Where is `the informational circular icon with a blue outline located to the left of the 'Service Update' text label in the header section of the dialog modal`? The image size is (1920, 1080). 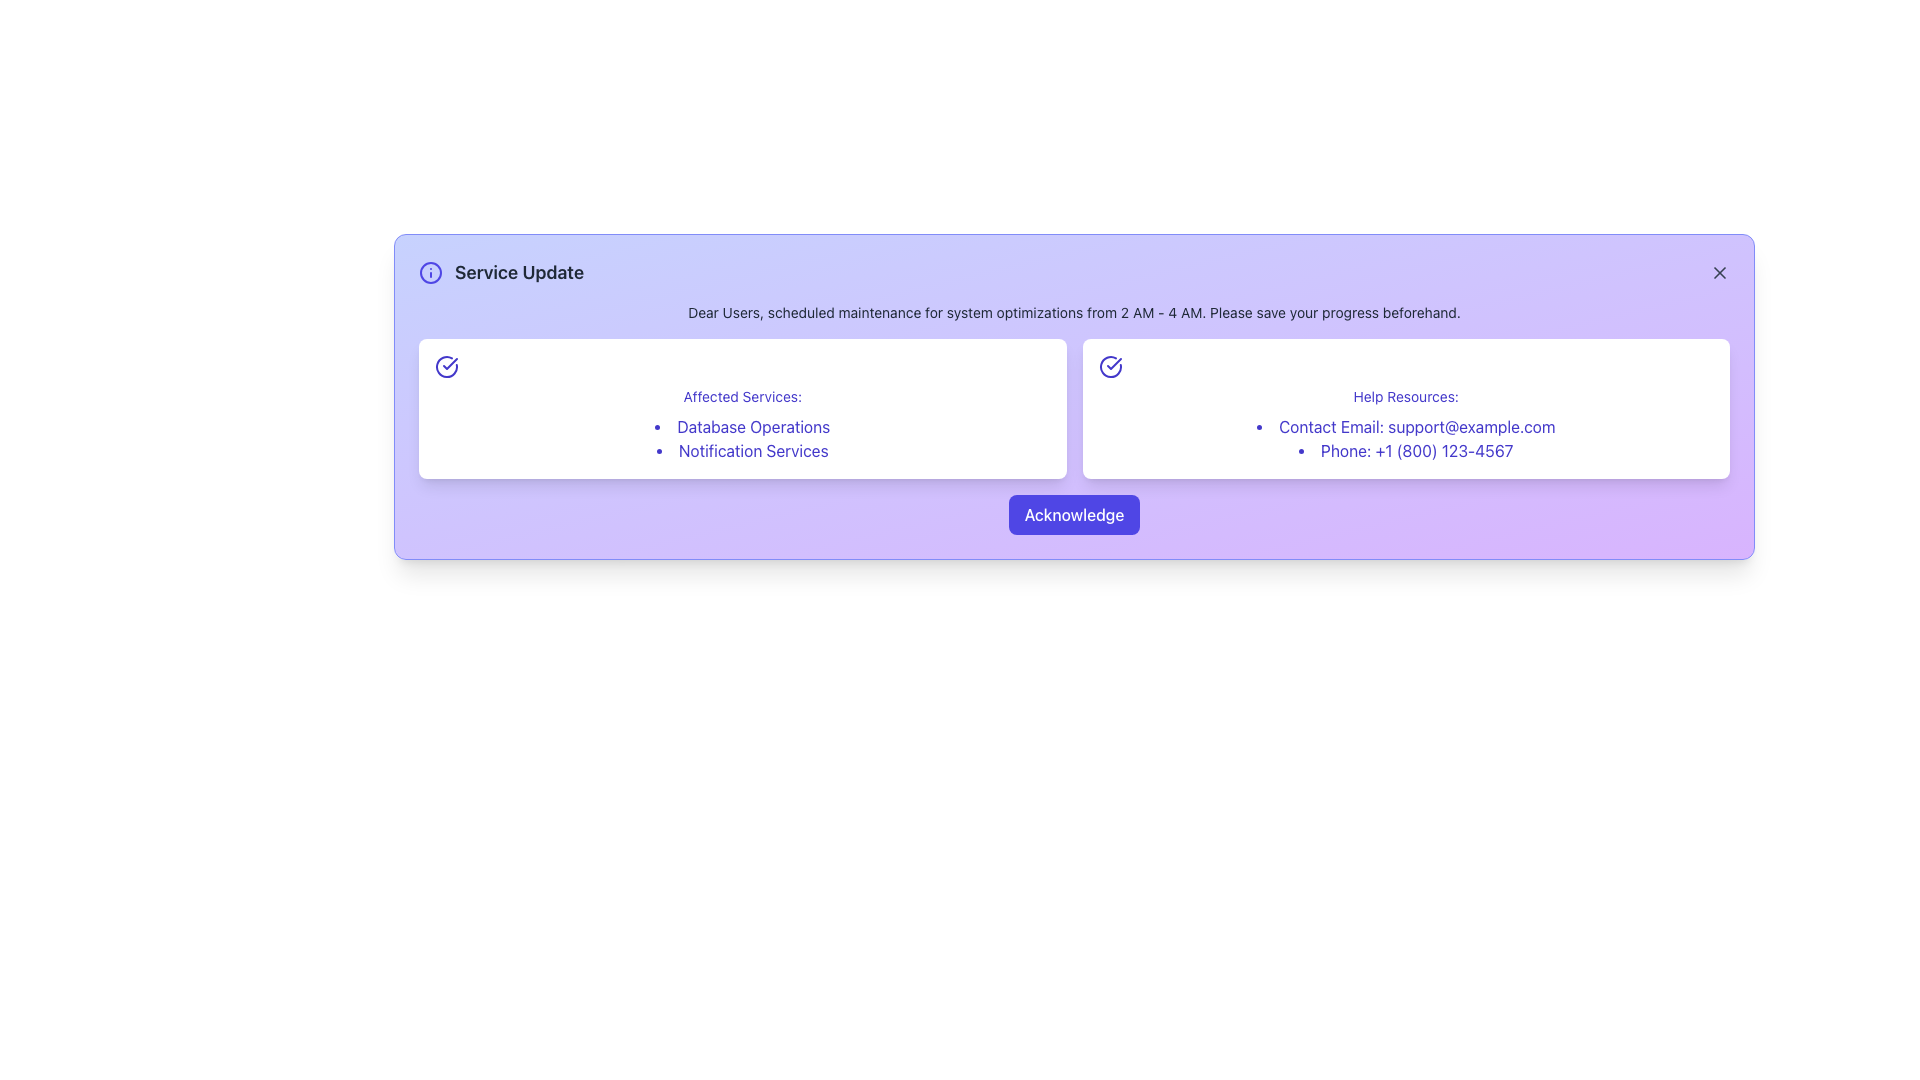
the informational circular icon with a blue outline located to the left of the 'Service Update' text label in the header section of the dialog modal is located at coordinates (430, 273).